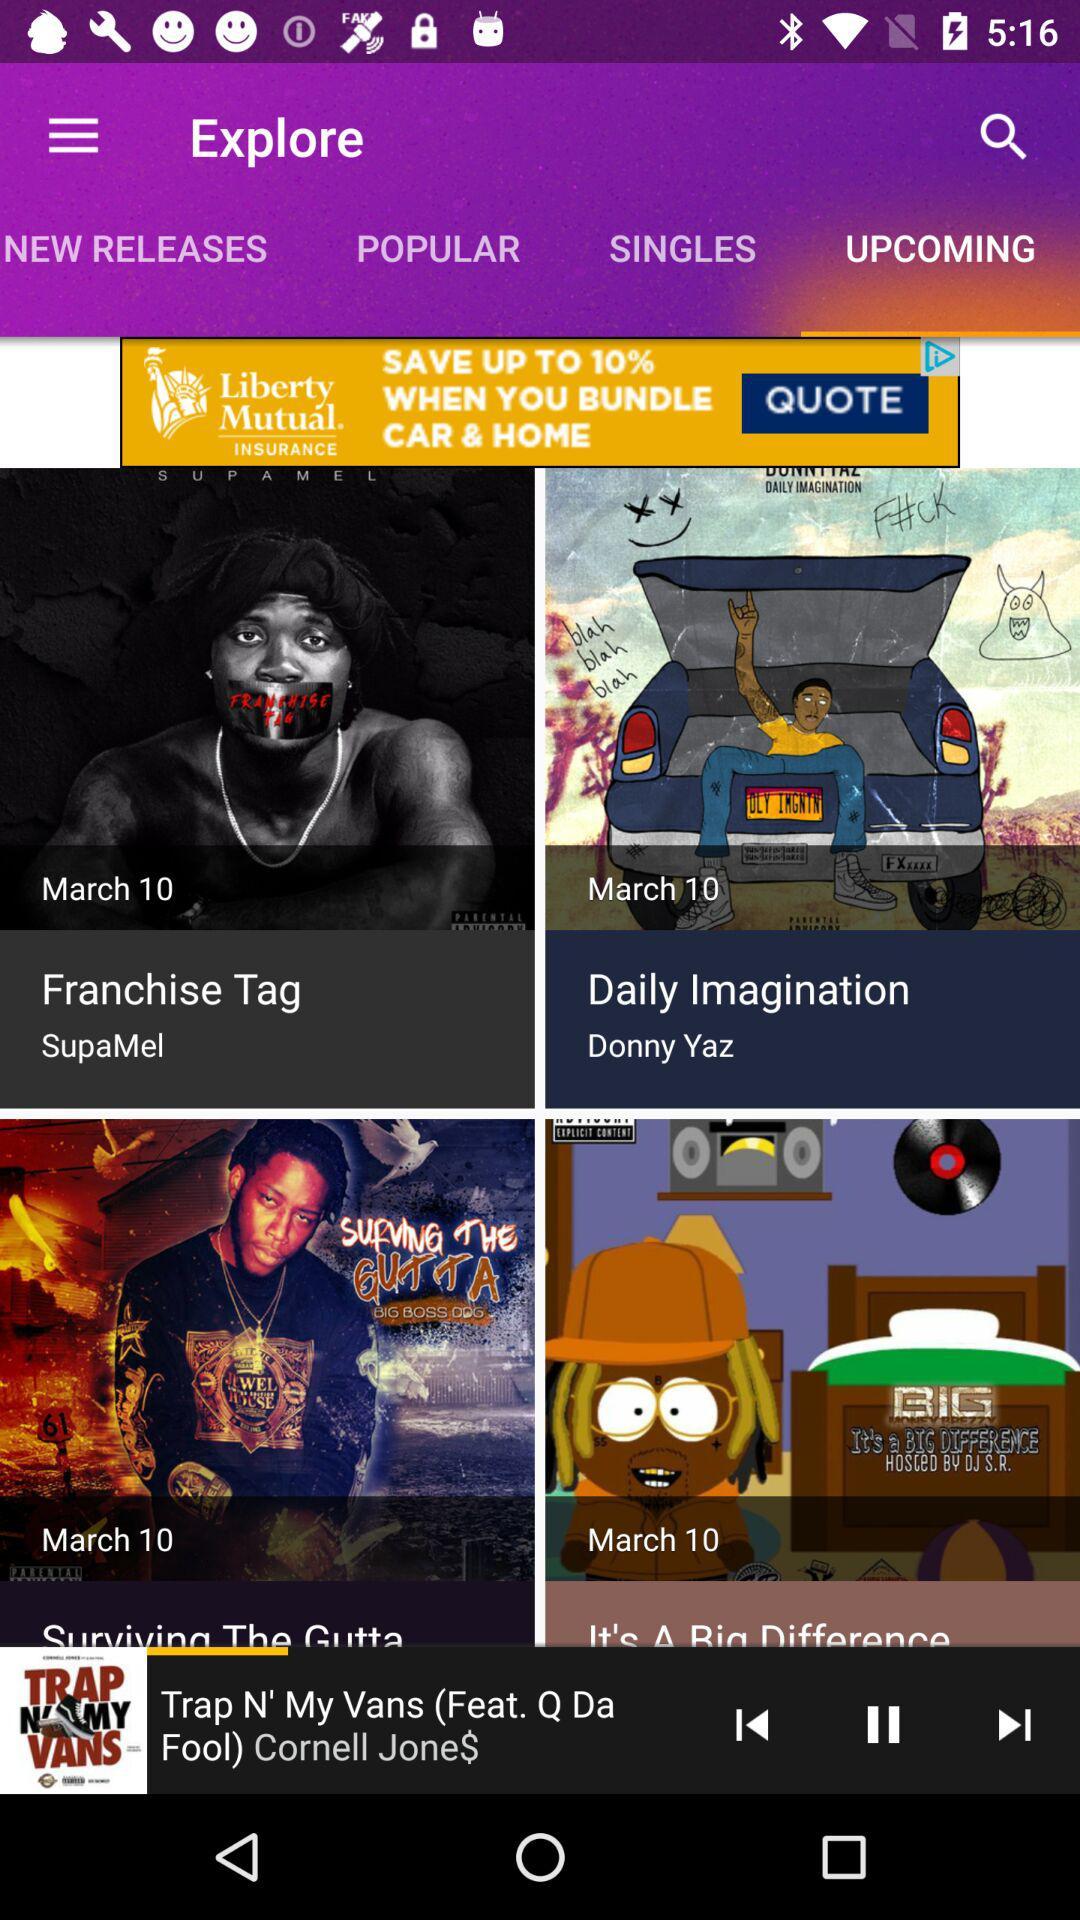  Describe the element at coordinates (154, 246) in the screenshot. I see `the item to the left of popular` at that location.